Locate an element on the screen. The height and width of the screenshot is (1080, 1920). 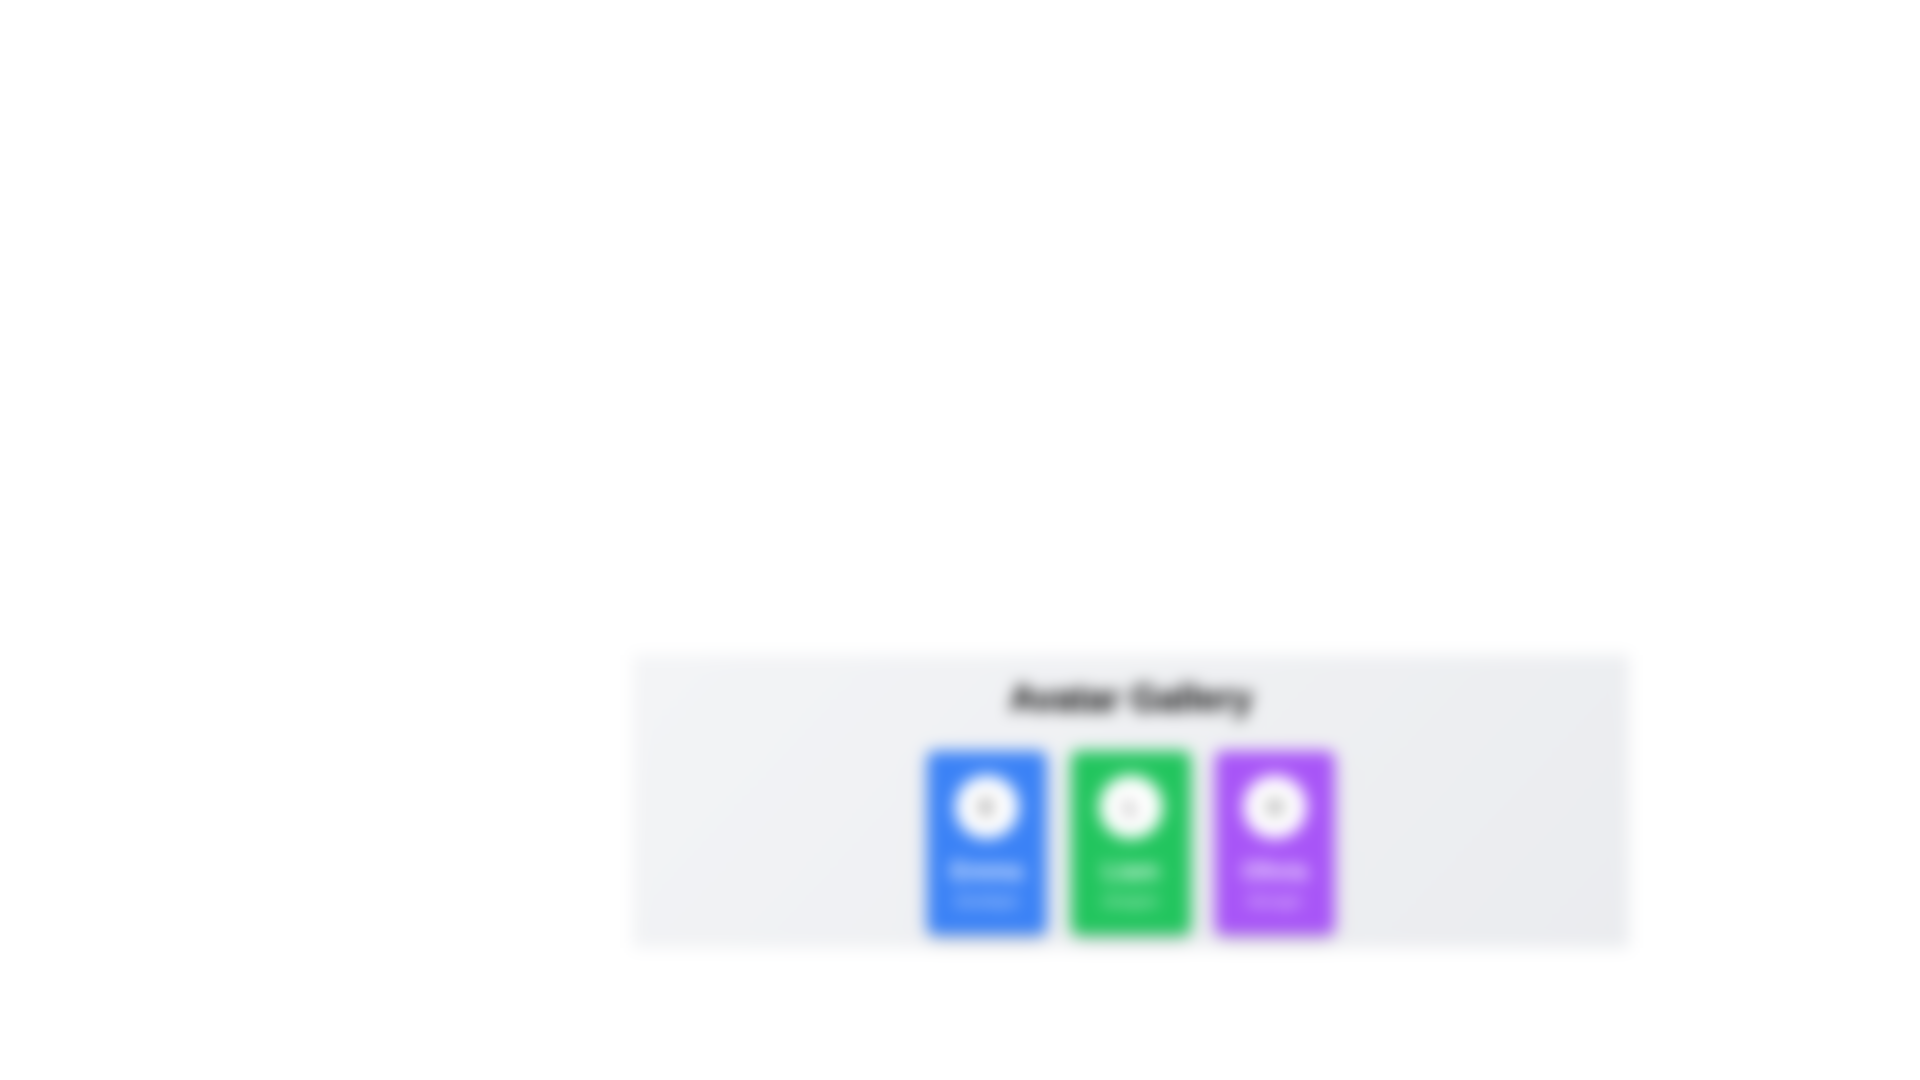
the Profile card displaying 'Emma' with a blue background and a black letter 'E' at the top is located at coordinates (986, 843).